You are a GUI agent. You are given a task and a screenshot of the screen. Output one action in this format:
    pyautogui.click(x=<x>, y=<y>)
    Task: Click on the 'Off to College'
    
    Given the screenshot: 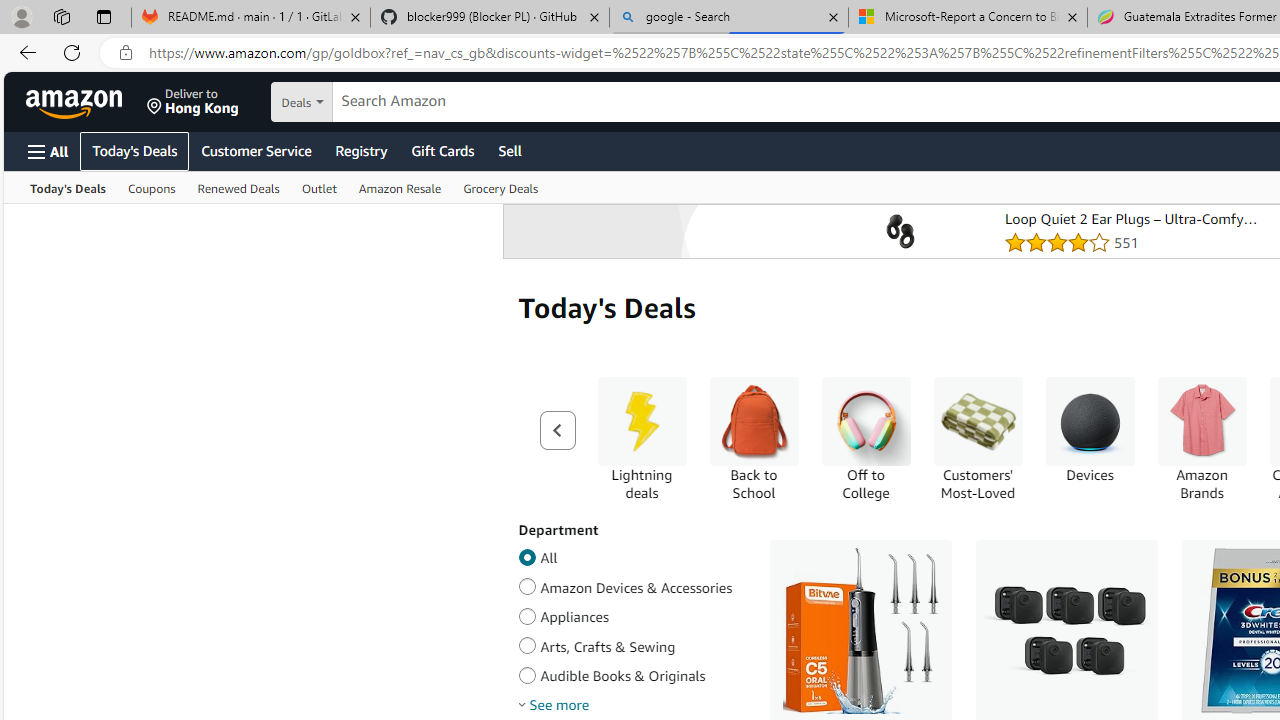 What is the action you would take?
    pyautogui.click(x=865, y=438)
    